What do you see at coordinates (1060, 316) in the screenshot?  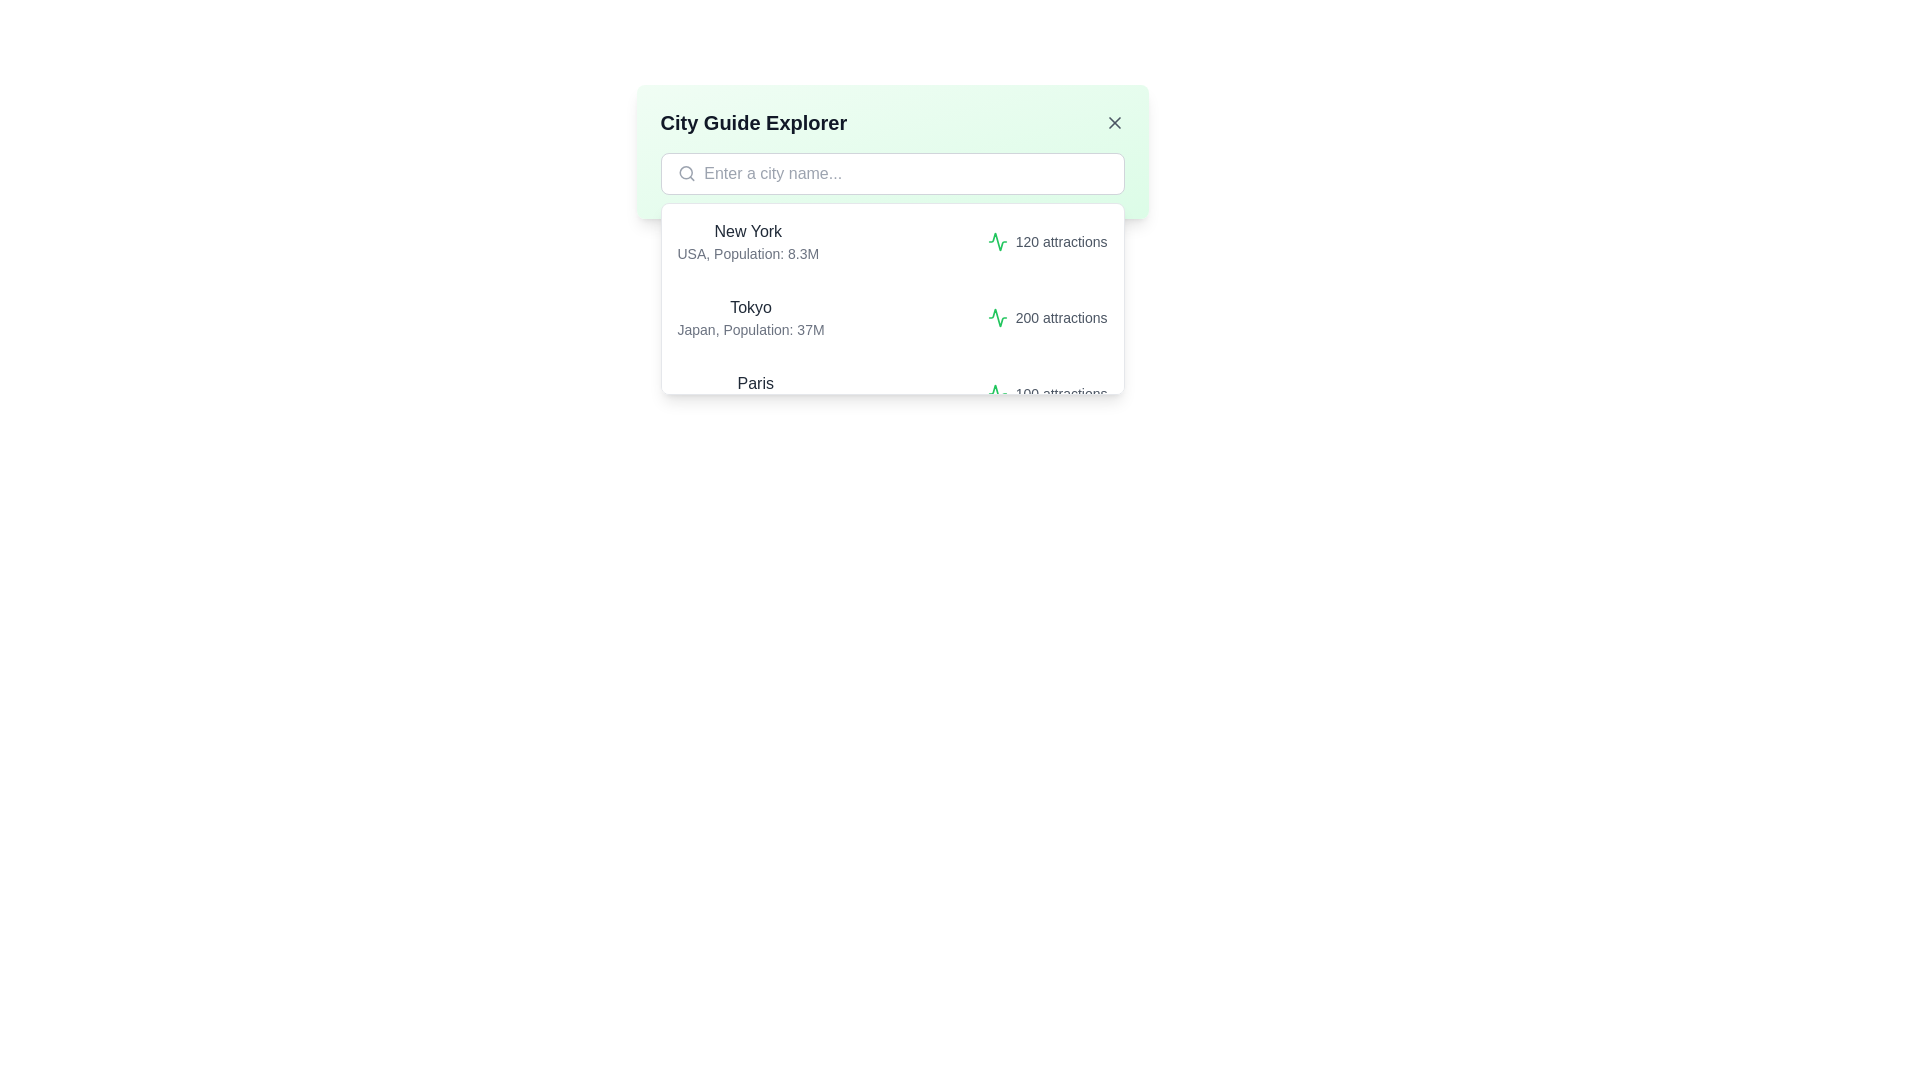 I see `text element displaying '200 attractions' in a smaller gray font located in the middle of the right side of the list entry for Tokyo, Japan` at bounding box center [1060, 316].